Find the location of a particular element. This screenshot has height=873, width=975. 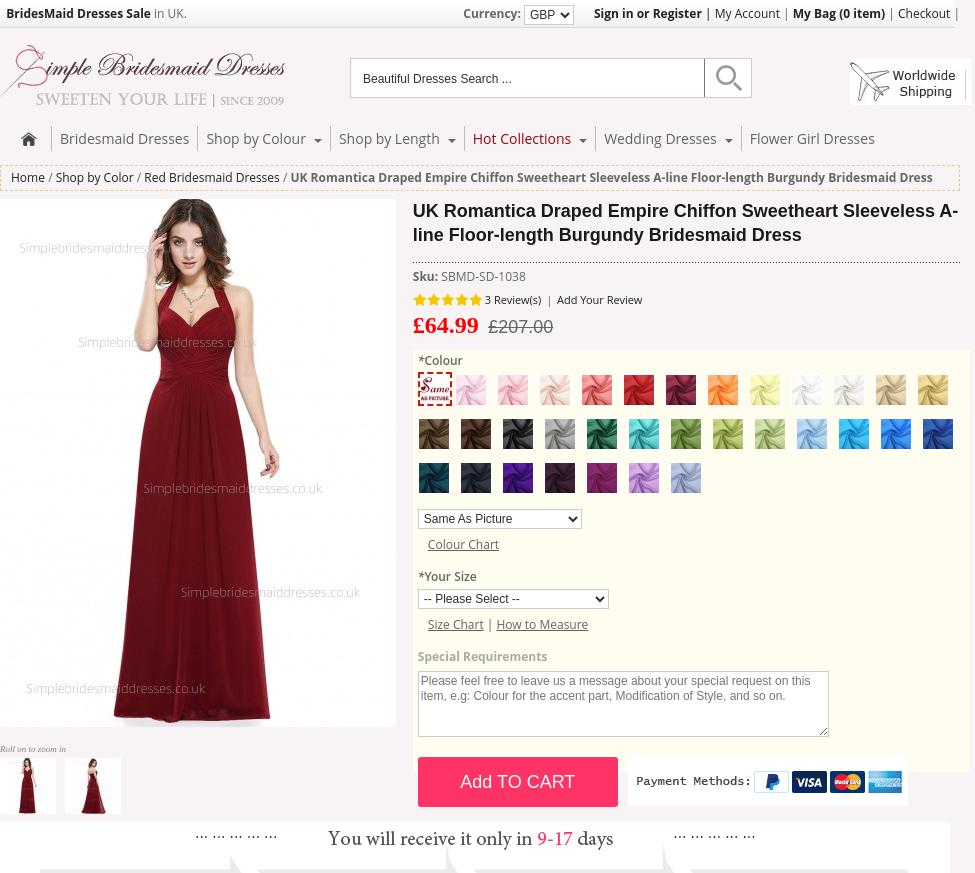

'Add TO CART' is located at coordinates (516, 781).